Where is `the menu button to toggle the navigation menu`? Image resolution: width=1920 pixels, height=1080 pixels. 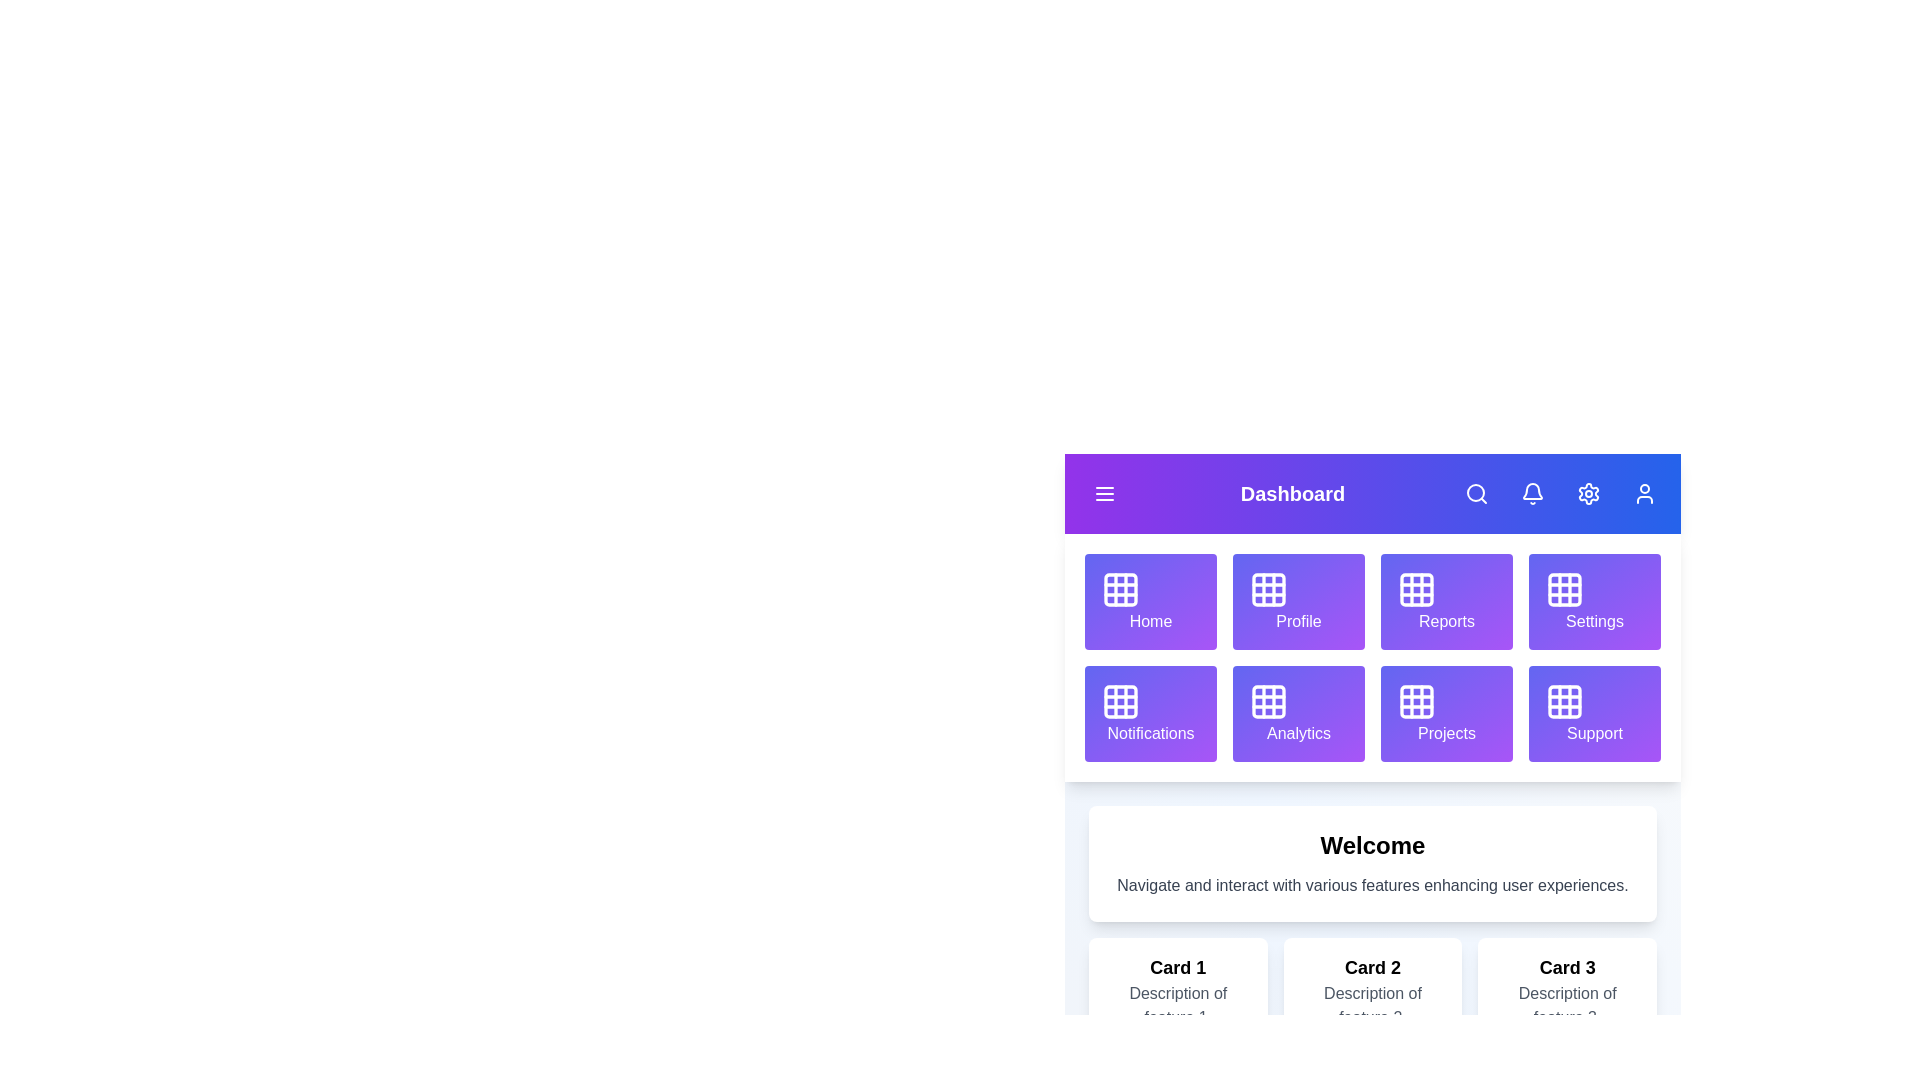
the menu button to toggle the navigation menu is located at coordinates (1103, 493).